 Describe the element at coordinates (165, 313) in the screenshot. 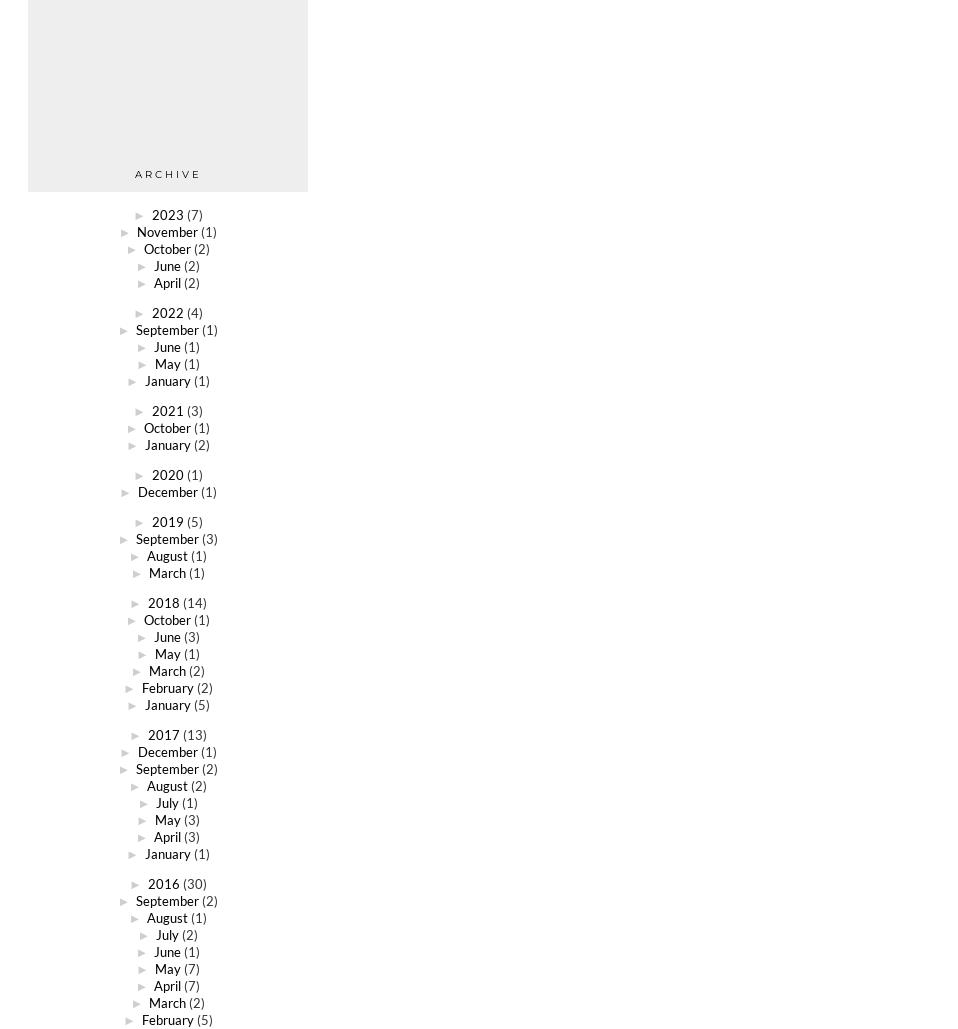

I see `'2022'` at that location.